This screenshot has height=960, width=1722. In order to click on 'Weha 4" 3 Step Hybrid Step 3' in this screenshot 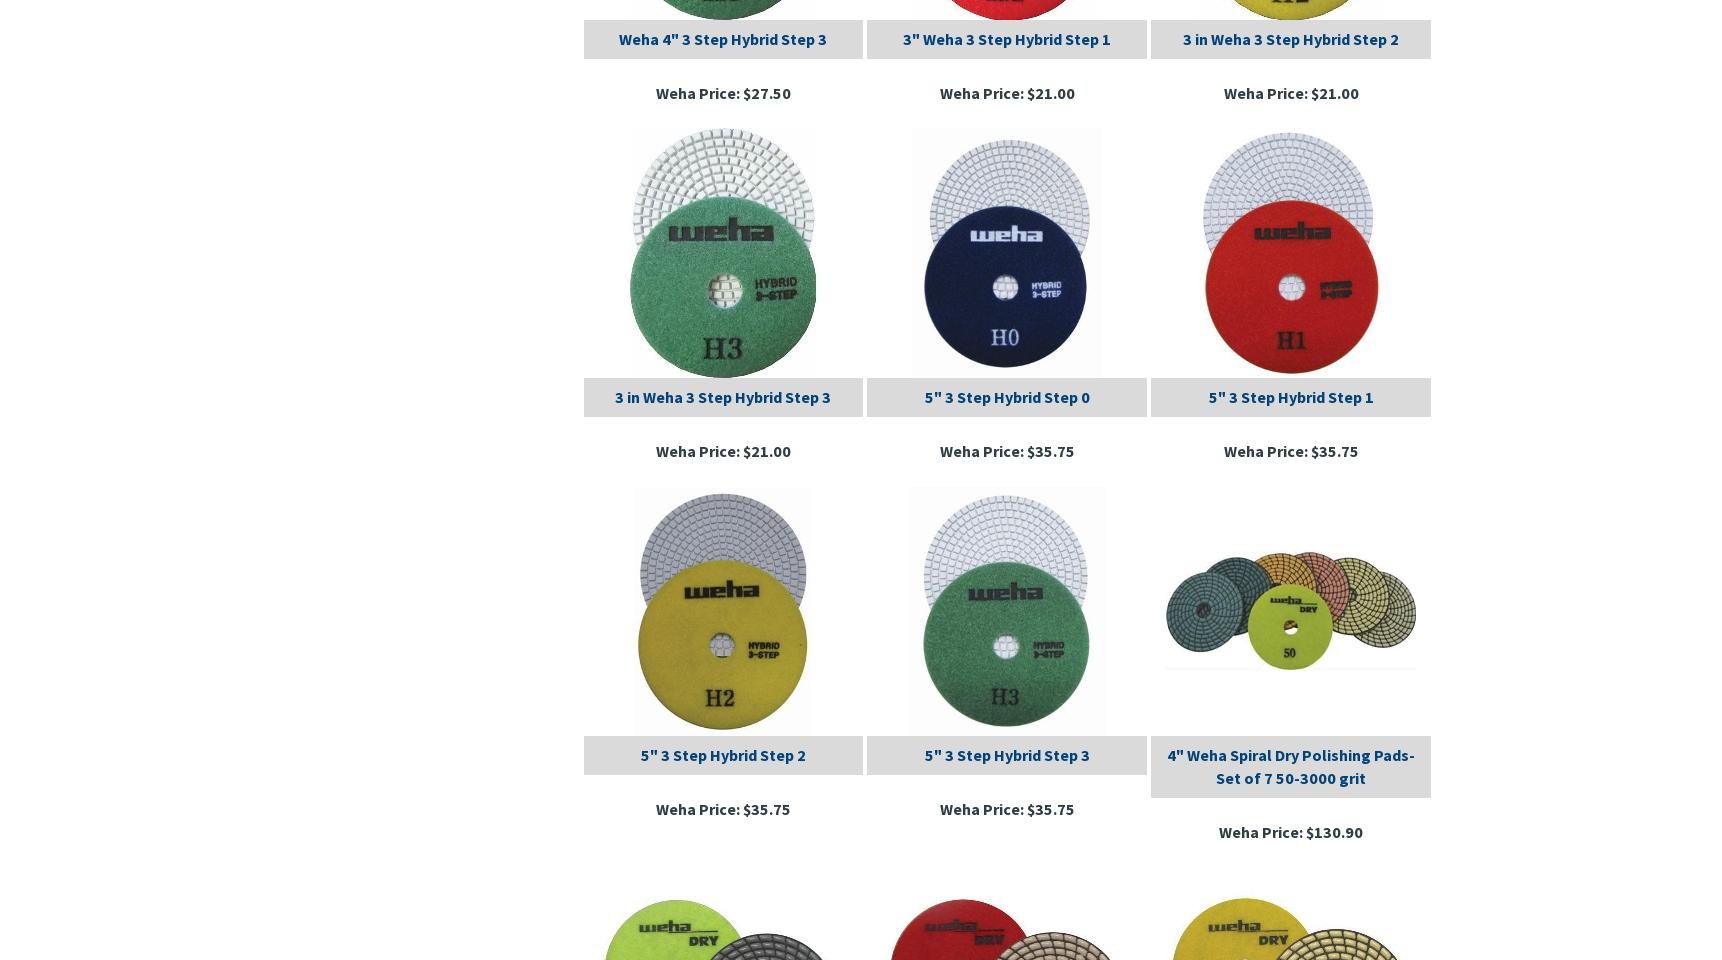, I will do `click(722, 37)`.